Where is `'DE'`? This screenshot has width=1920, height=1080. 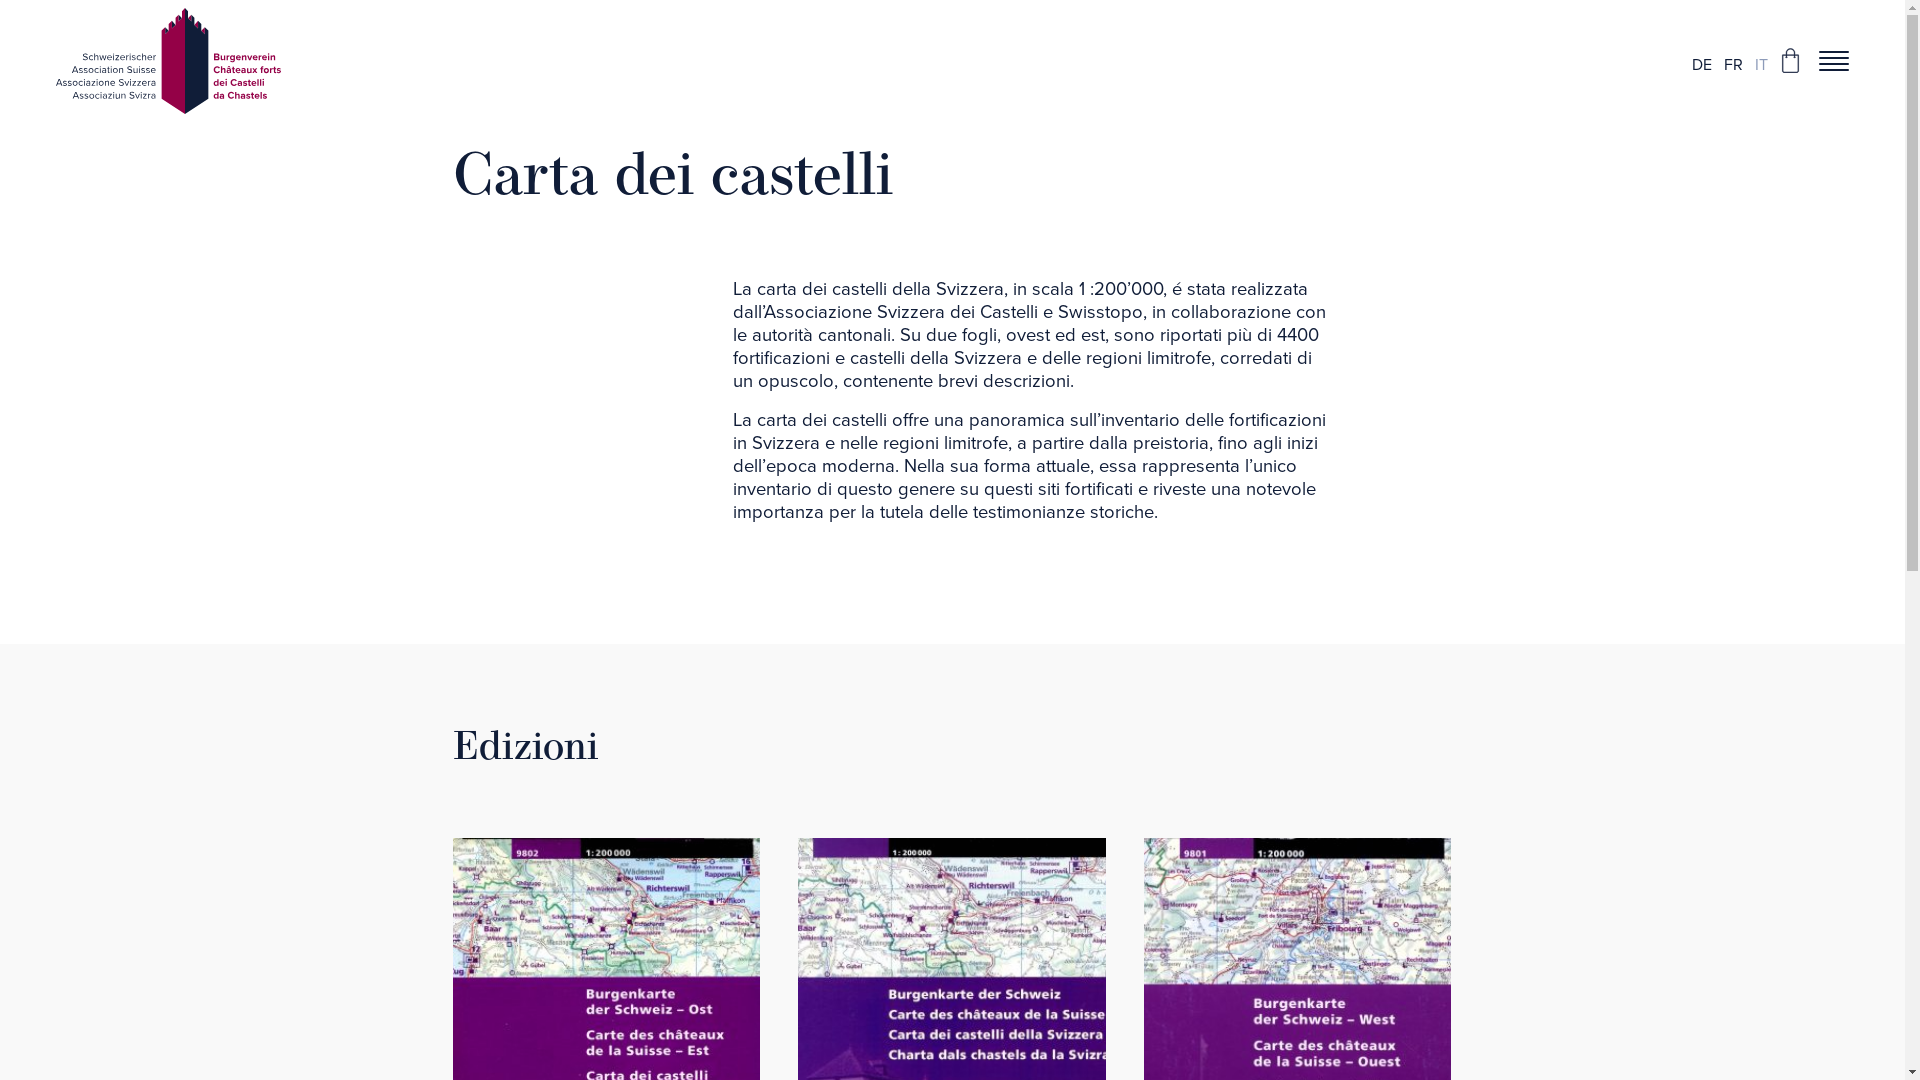 'DE' is located at coordinates (1701, 60).